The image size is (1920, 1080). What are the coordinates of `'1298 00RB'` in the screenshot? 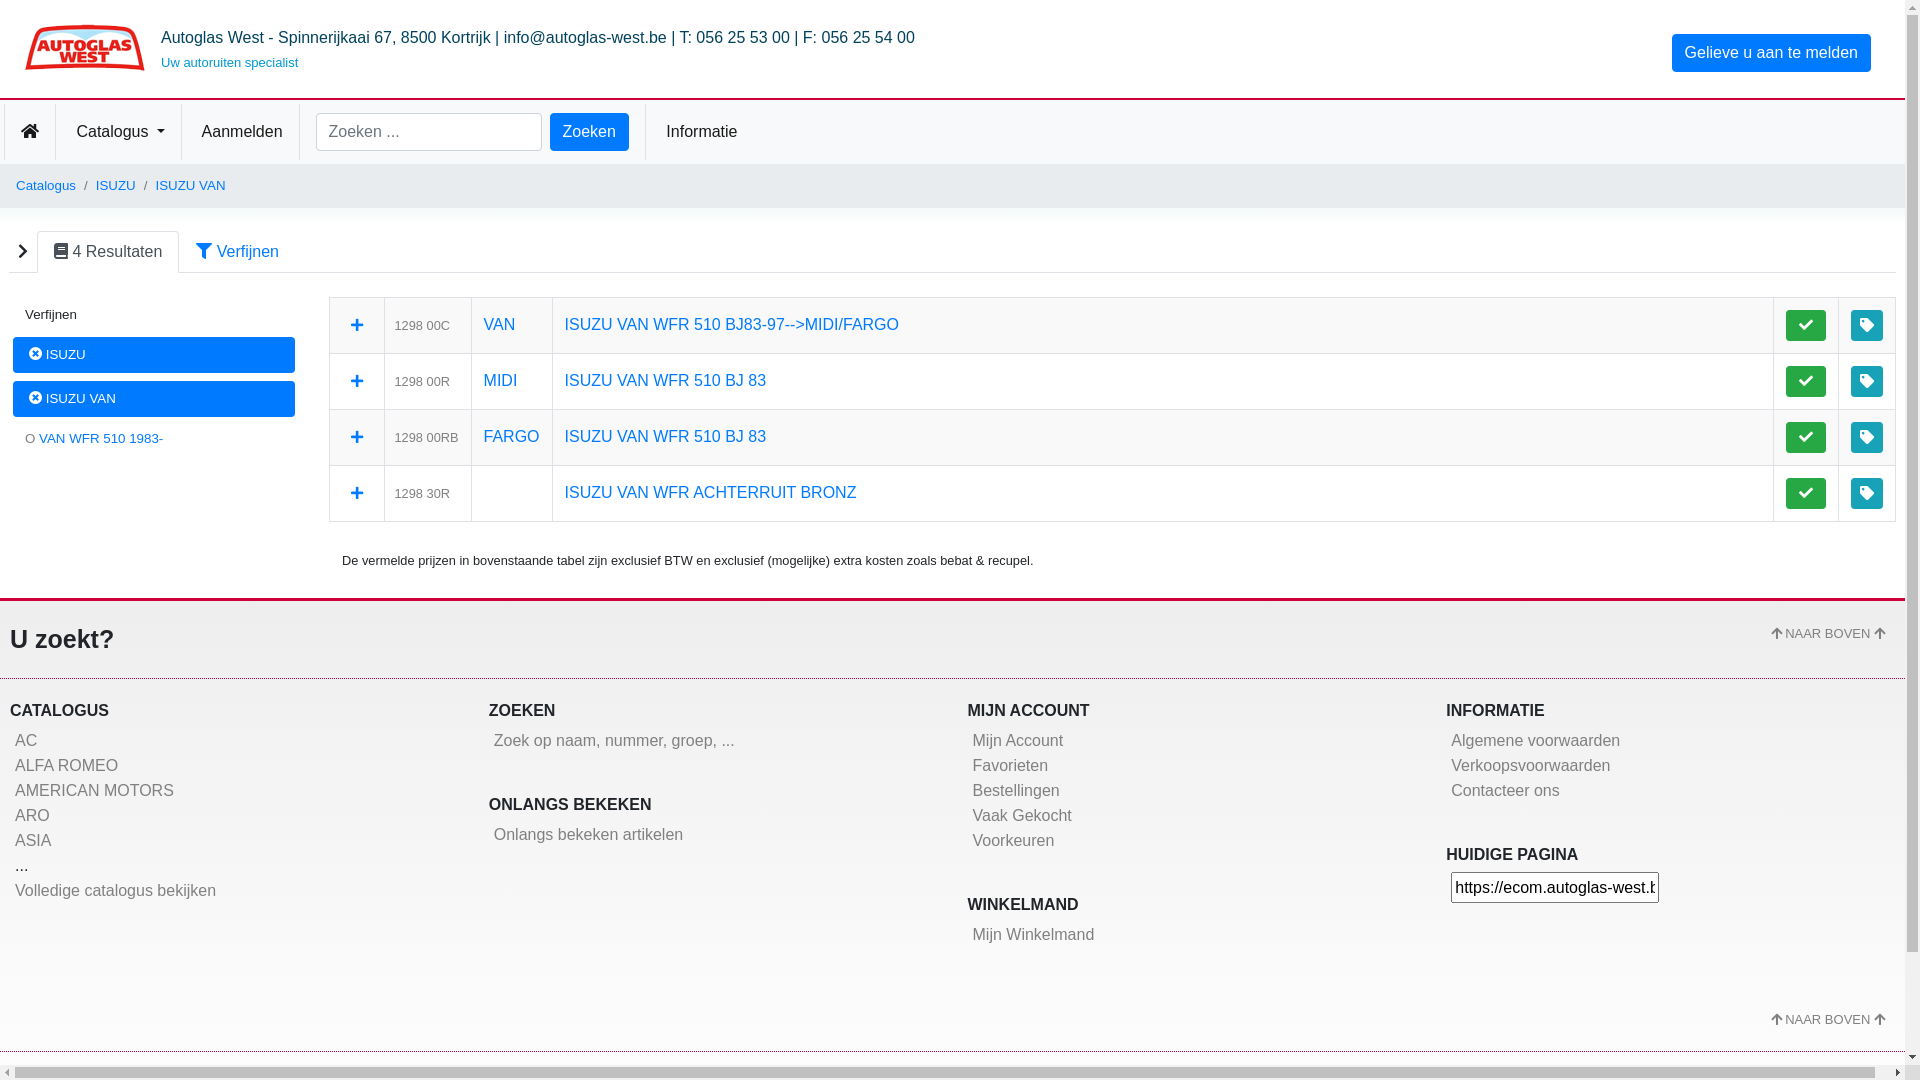 It's located at (425, 435).